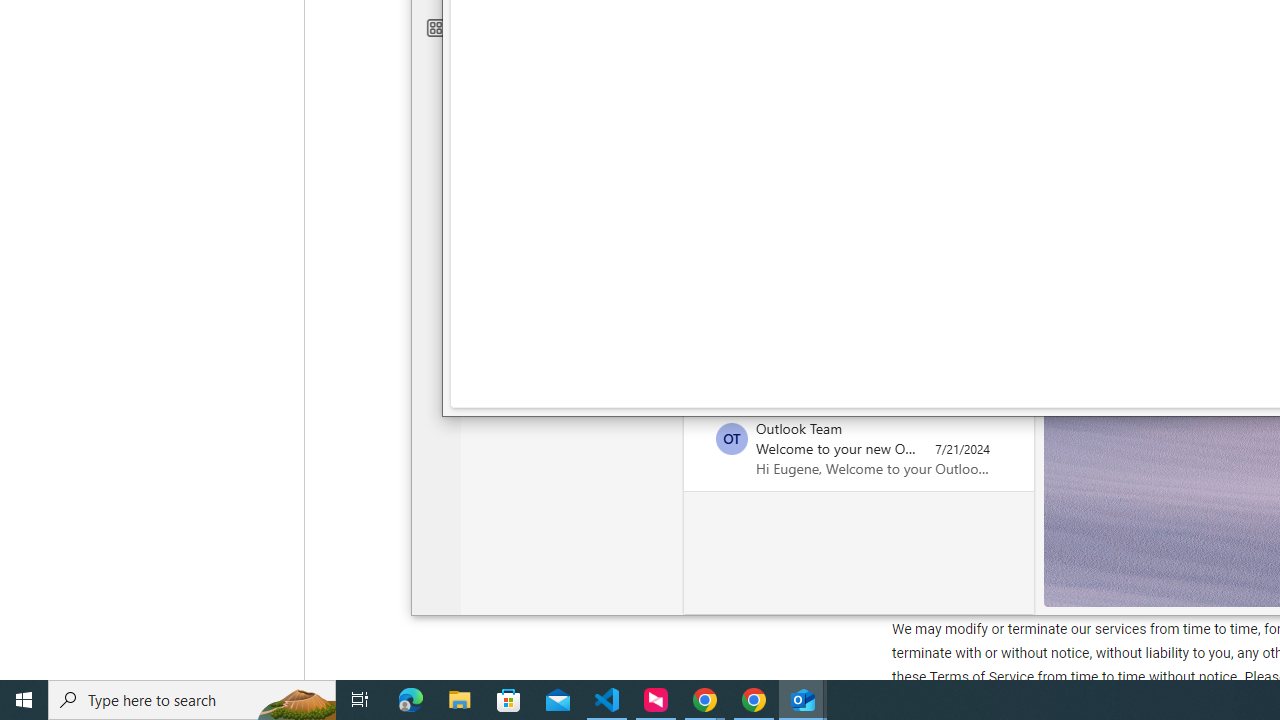  Describe the element at coordinates (24, 698) in the screenshot. I see `'Start'` at that location.